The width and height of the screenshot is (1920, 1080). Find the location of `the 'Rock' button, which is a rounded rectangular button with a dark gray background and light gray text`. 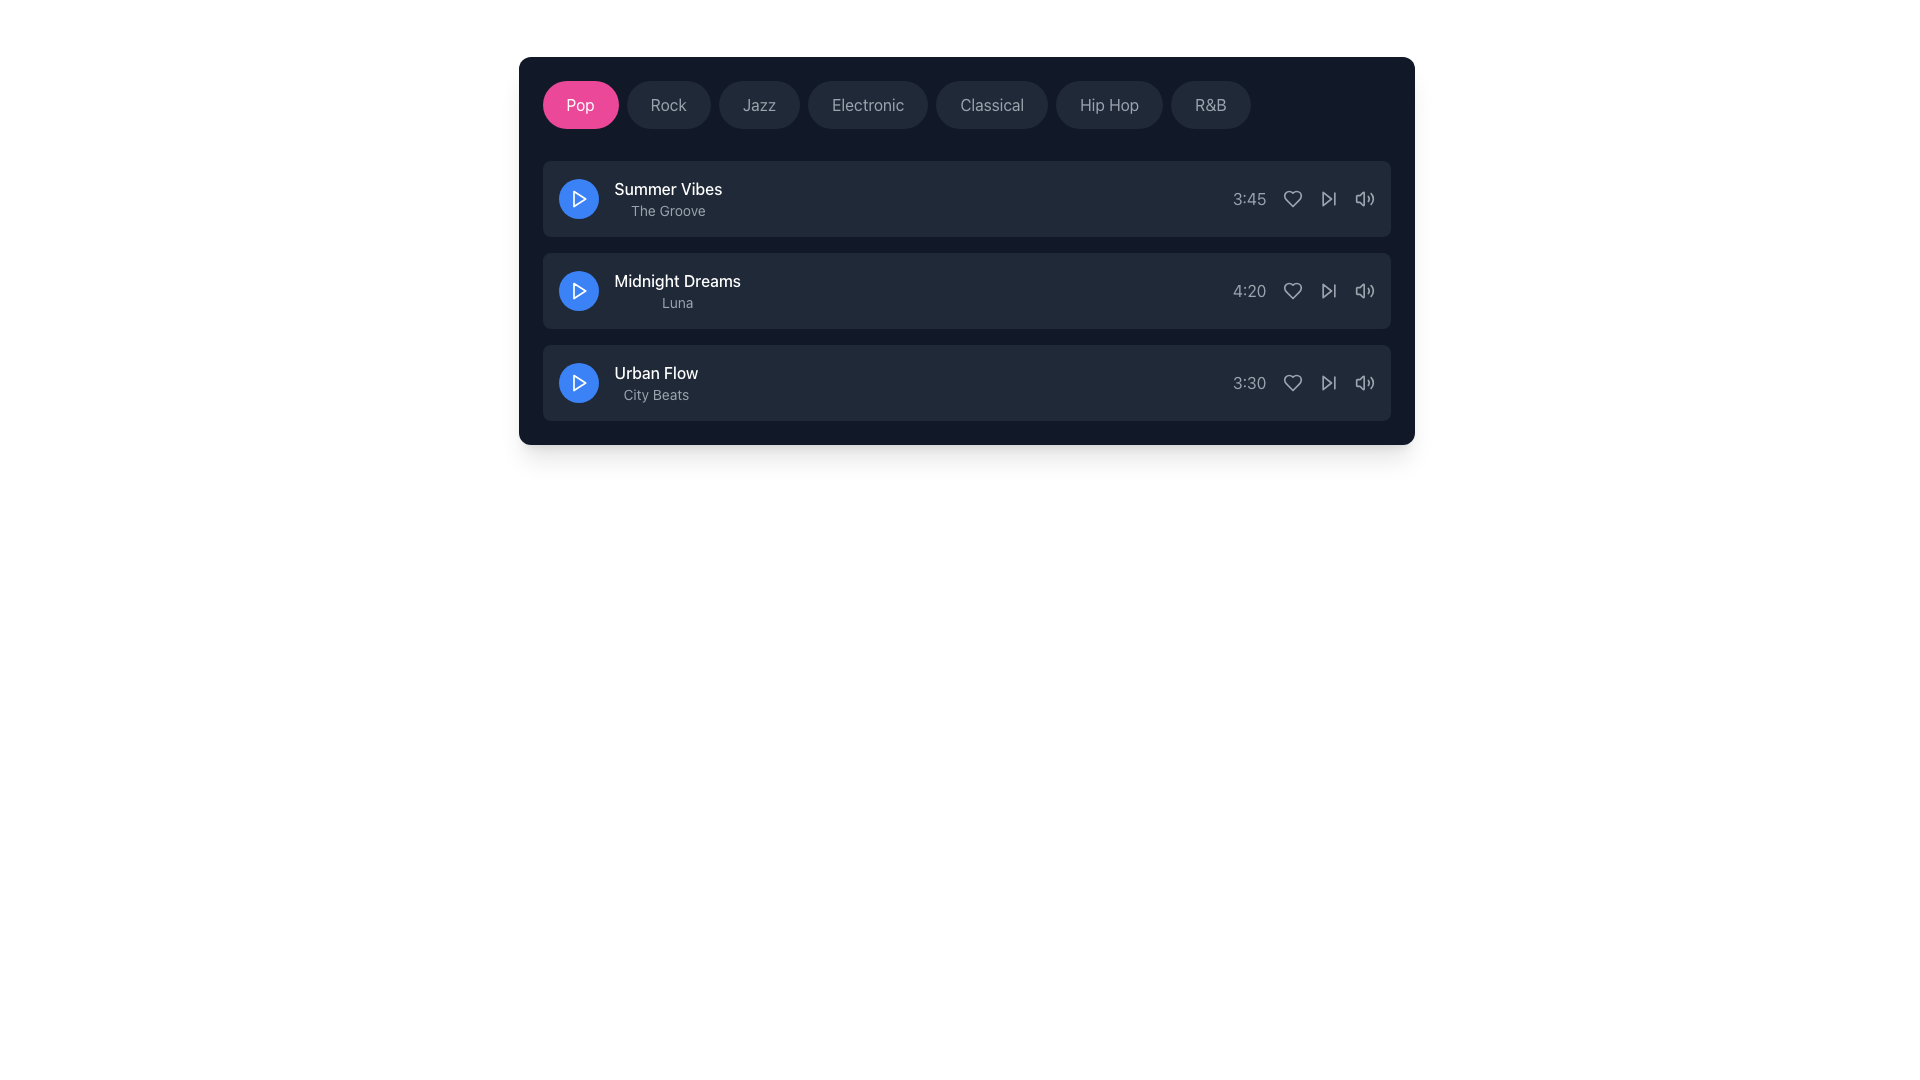

the 'Rock' button, which is a rounded rectangular button with a dark gray background and light gray text is located at coordinates (668, 104).